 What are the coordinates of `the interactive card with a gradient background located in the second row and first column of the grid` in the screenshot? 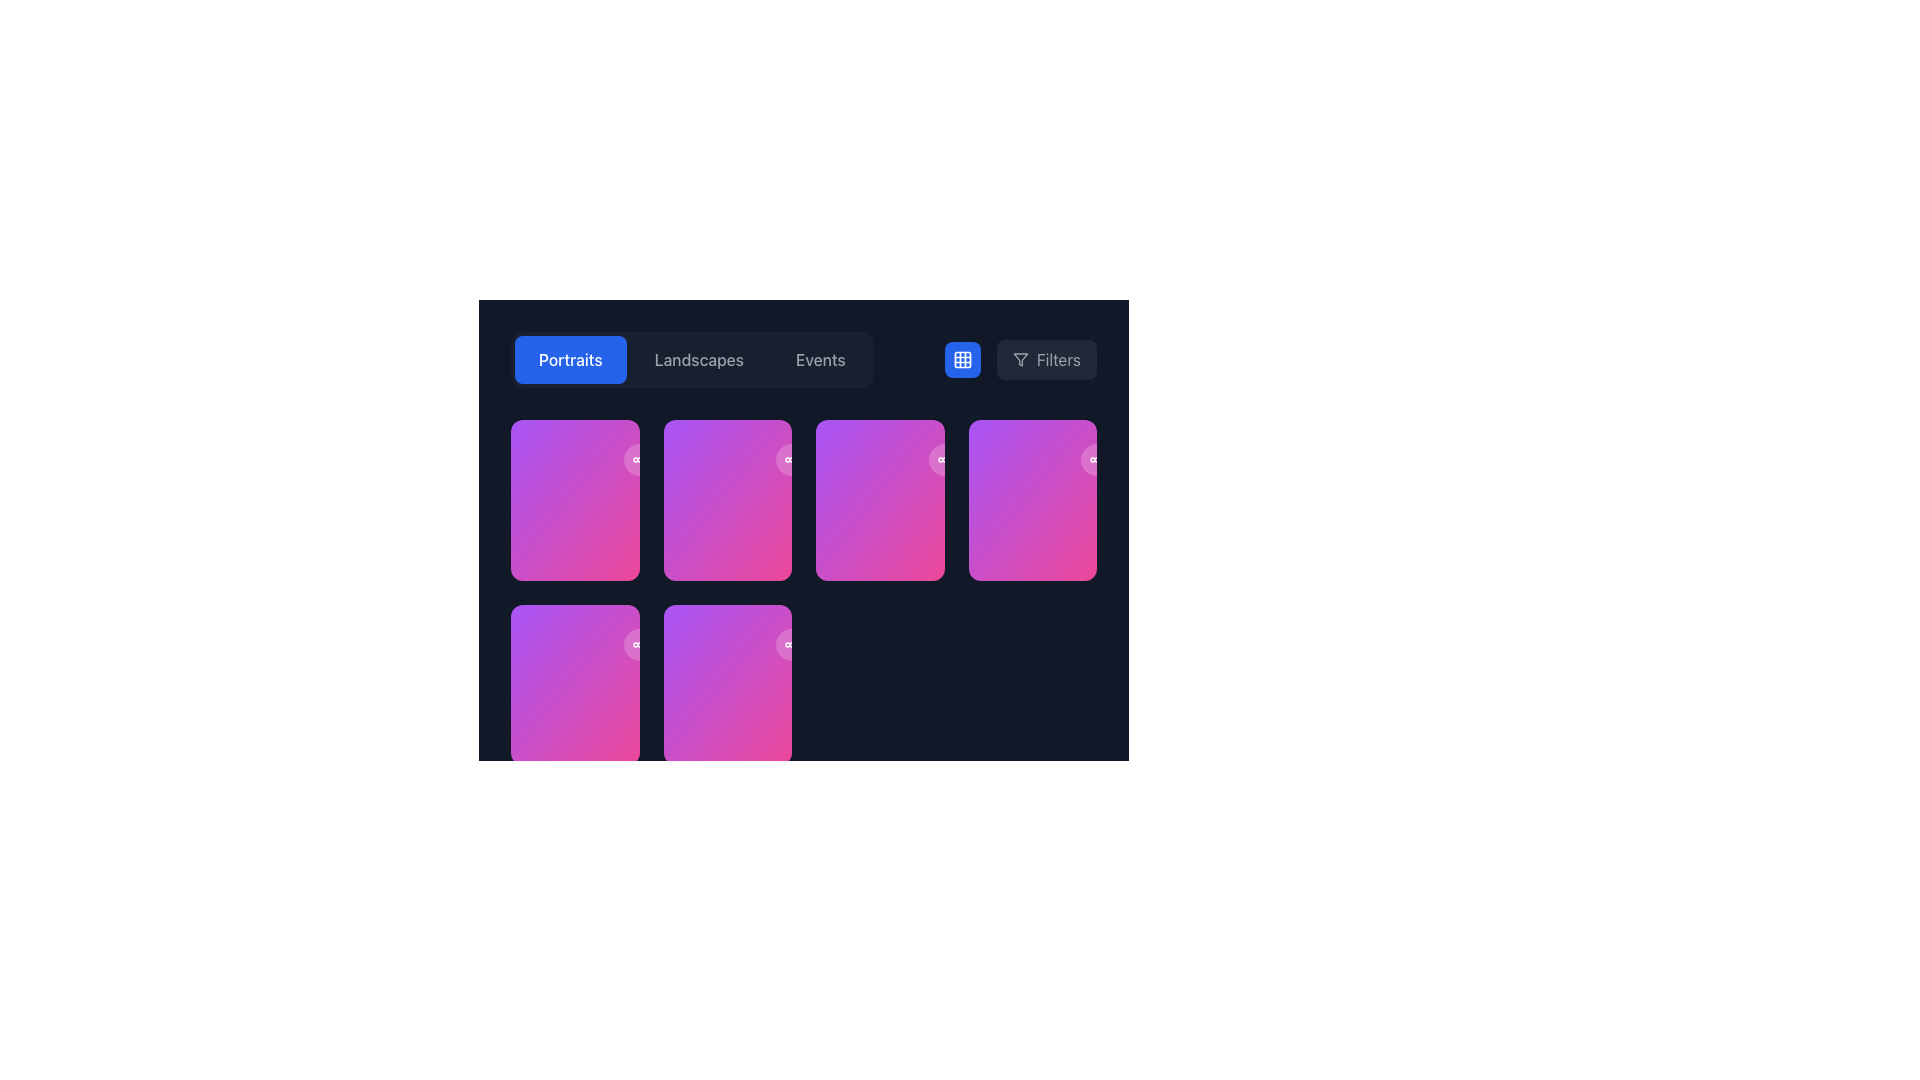 It's located at (574, 683).